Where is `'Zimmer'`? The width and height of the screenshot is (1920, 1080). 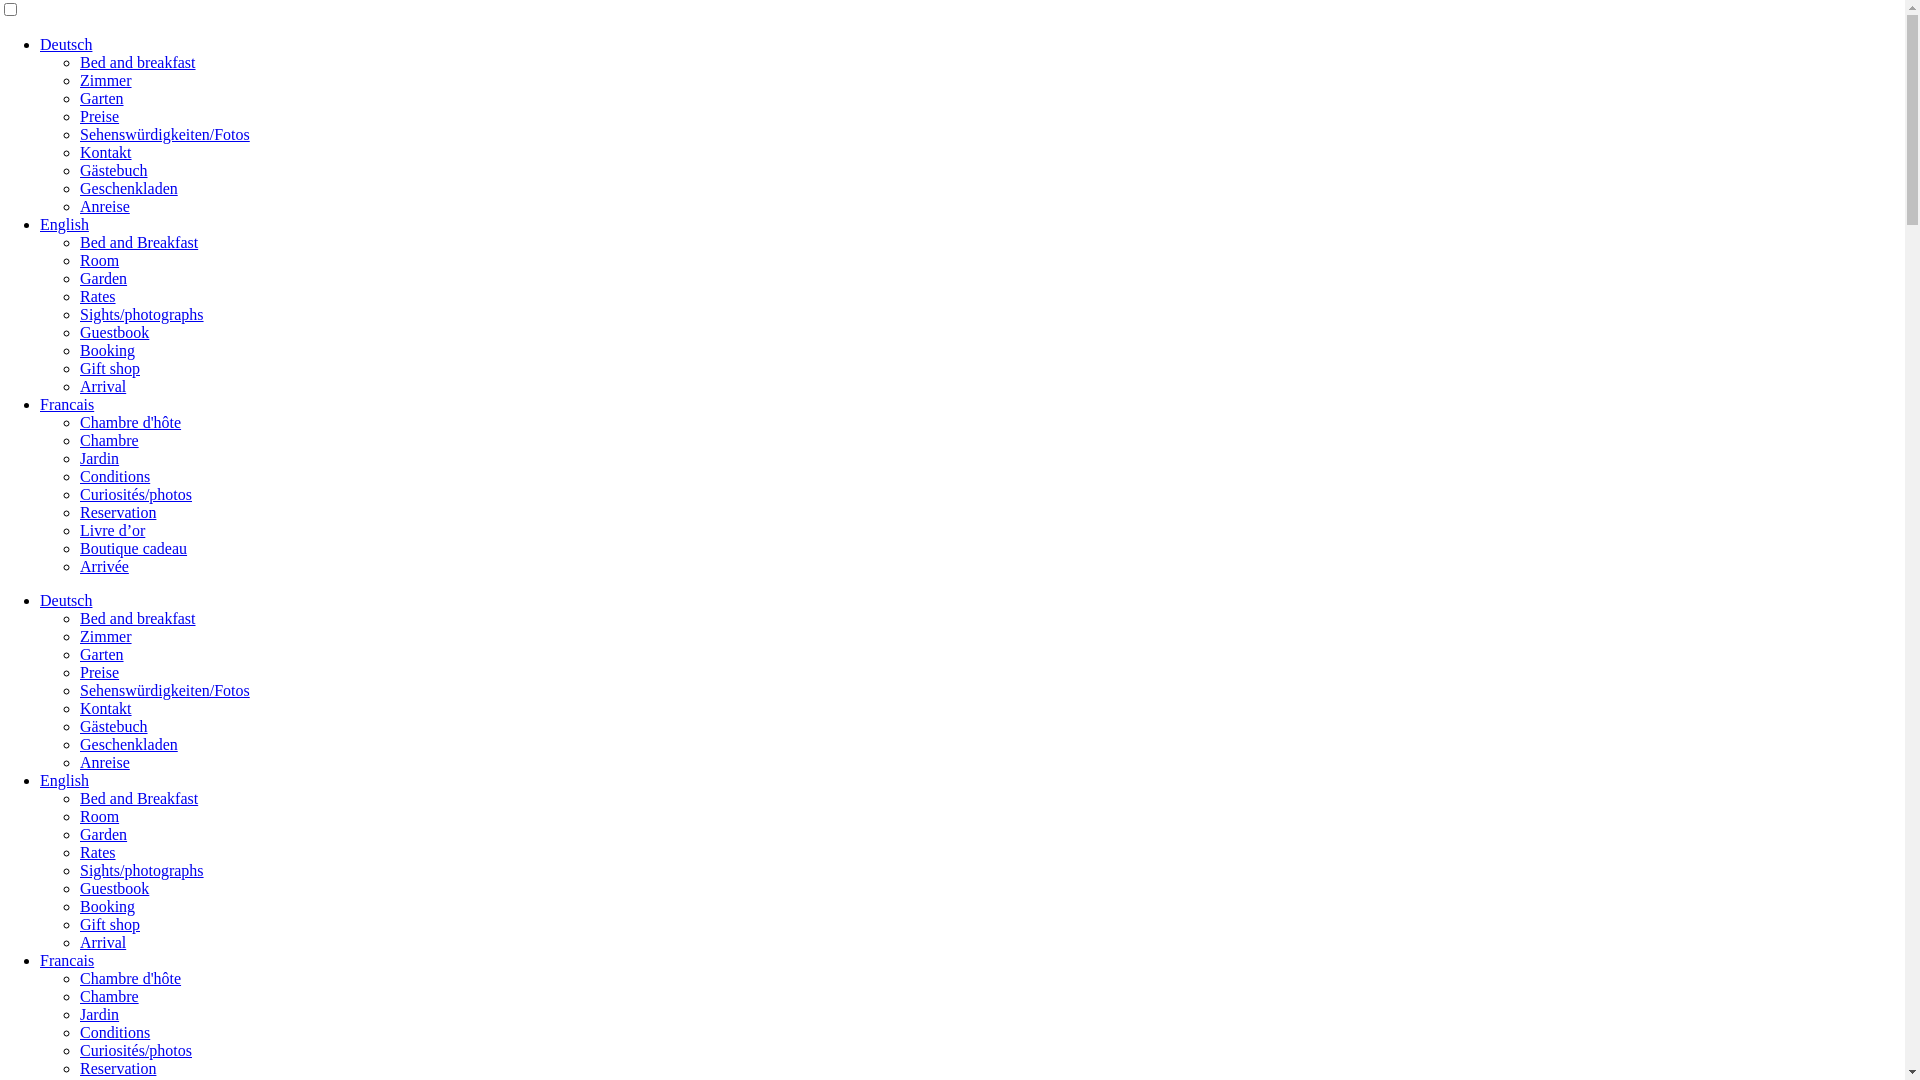 'Zimmer' is located at coordinates (104, 79).